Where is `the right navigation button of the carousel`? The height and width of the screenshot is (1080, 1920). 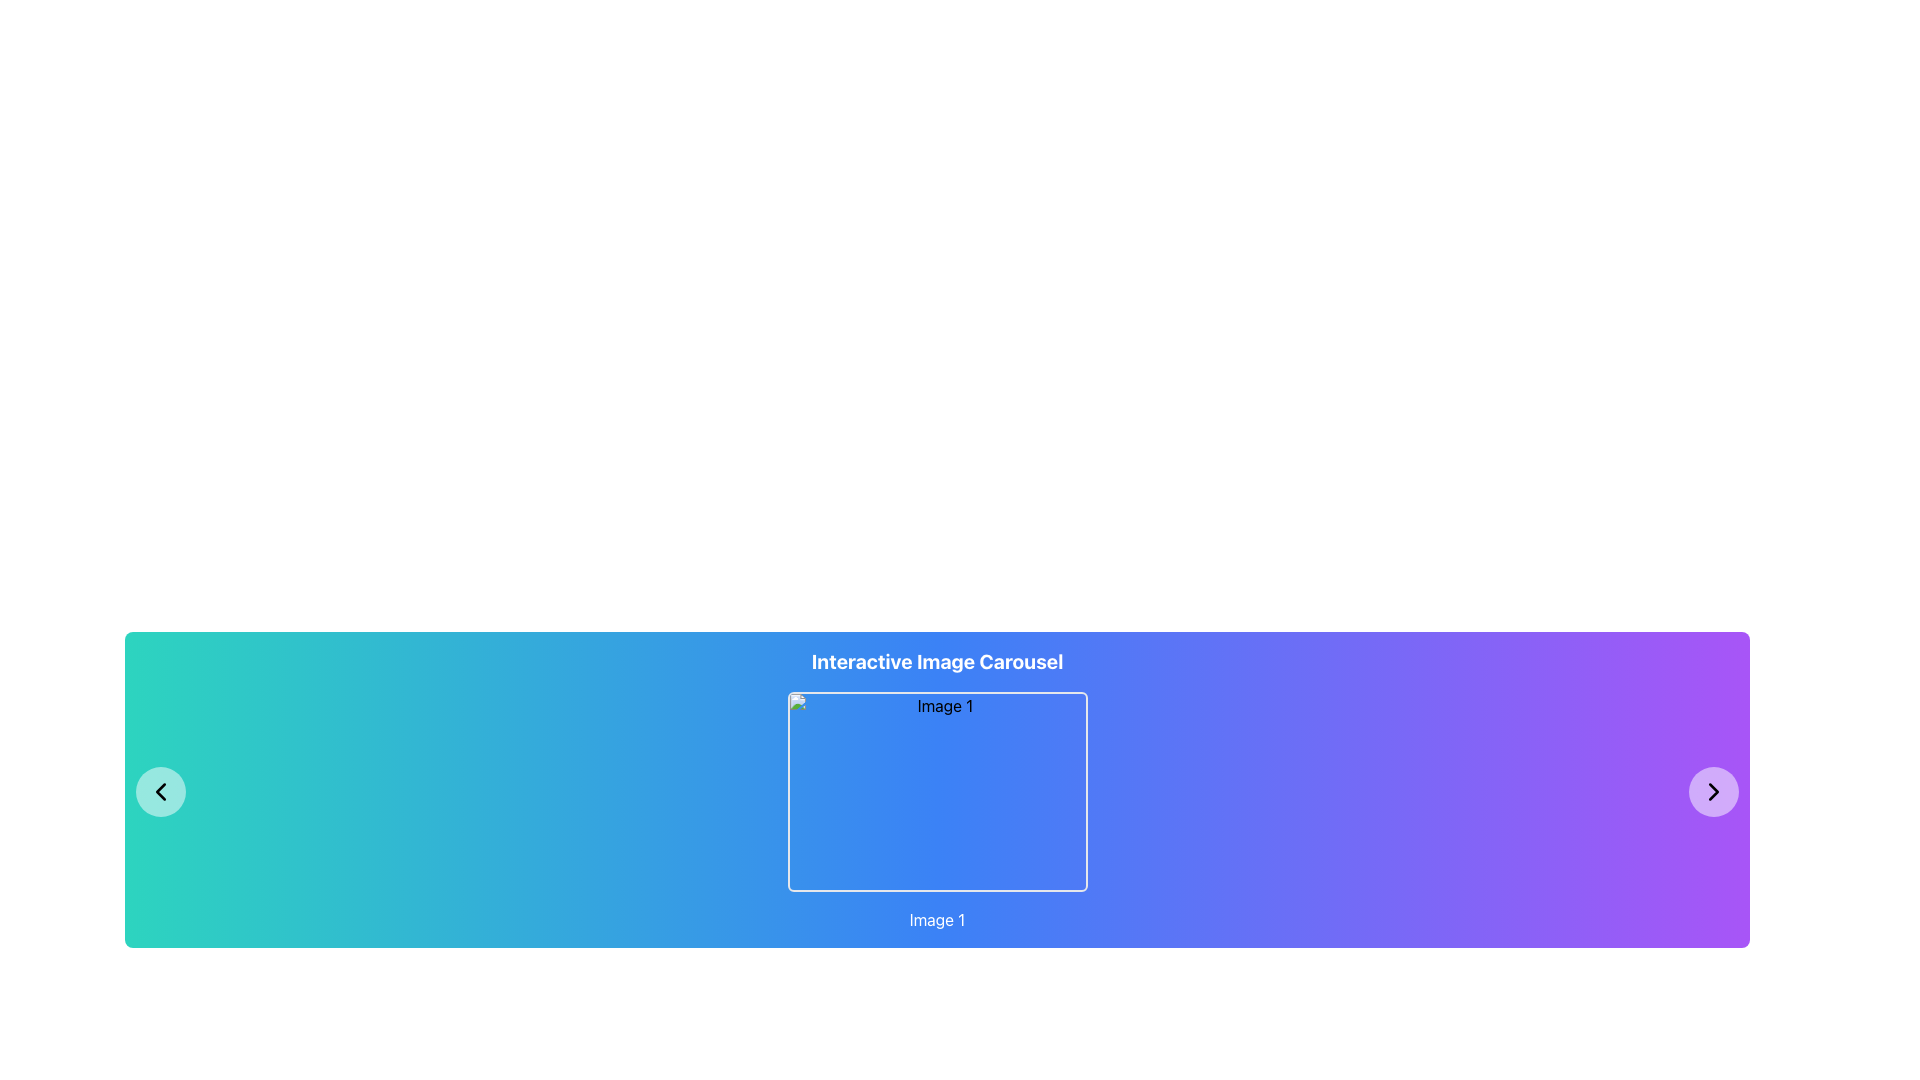 the right navigation button of the carousel is located at coordinates (1712, 790).